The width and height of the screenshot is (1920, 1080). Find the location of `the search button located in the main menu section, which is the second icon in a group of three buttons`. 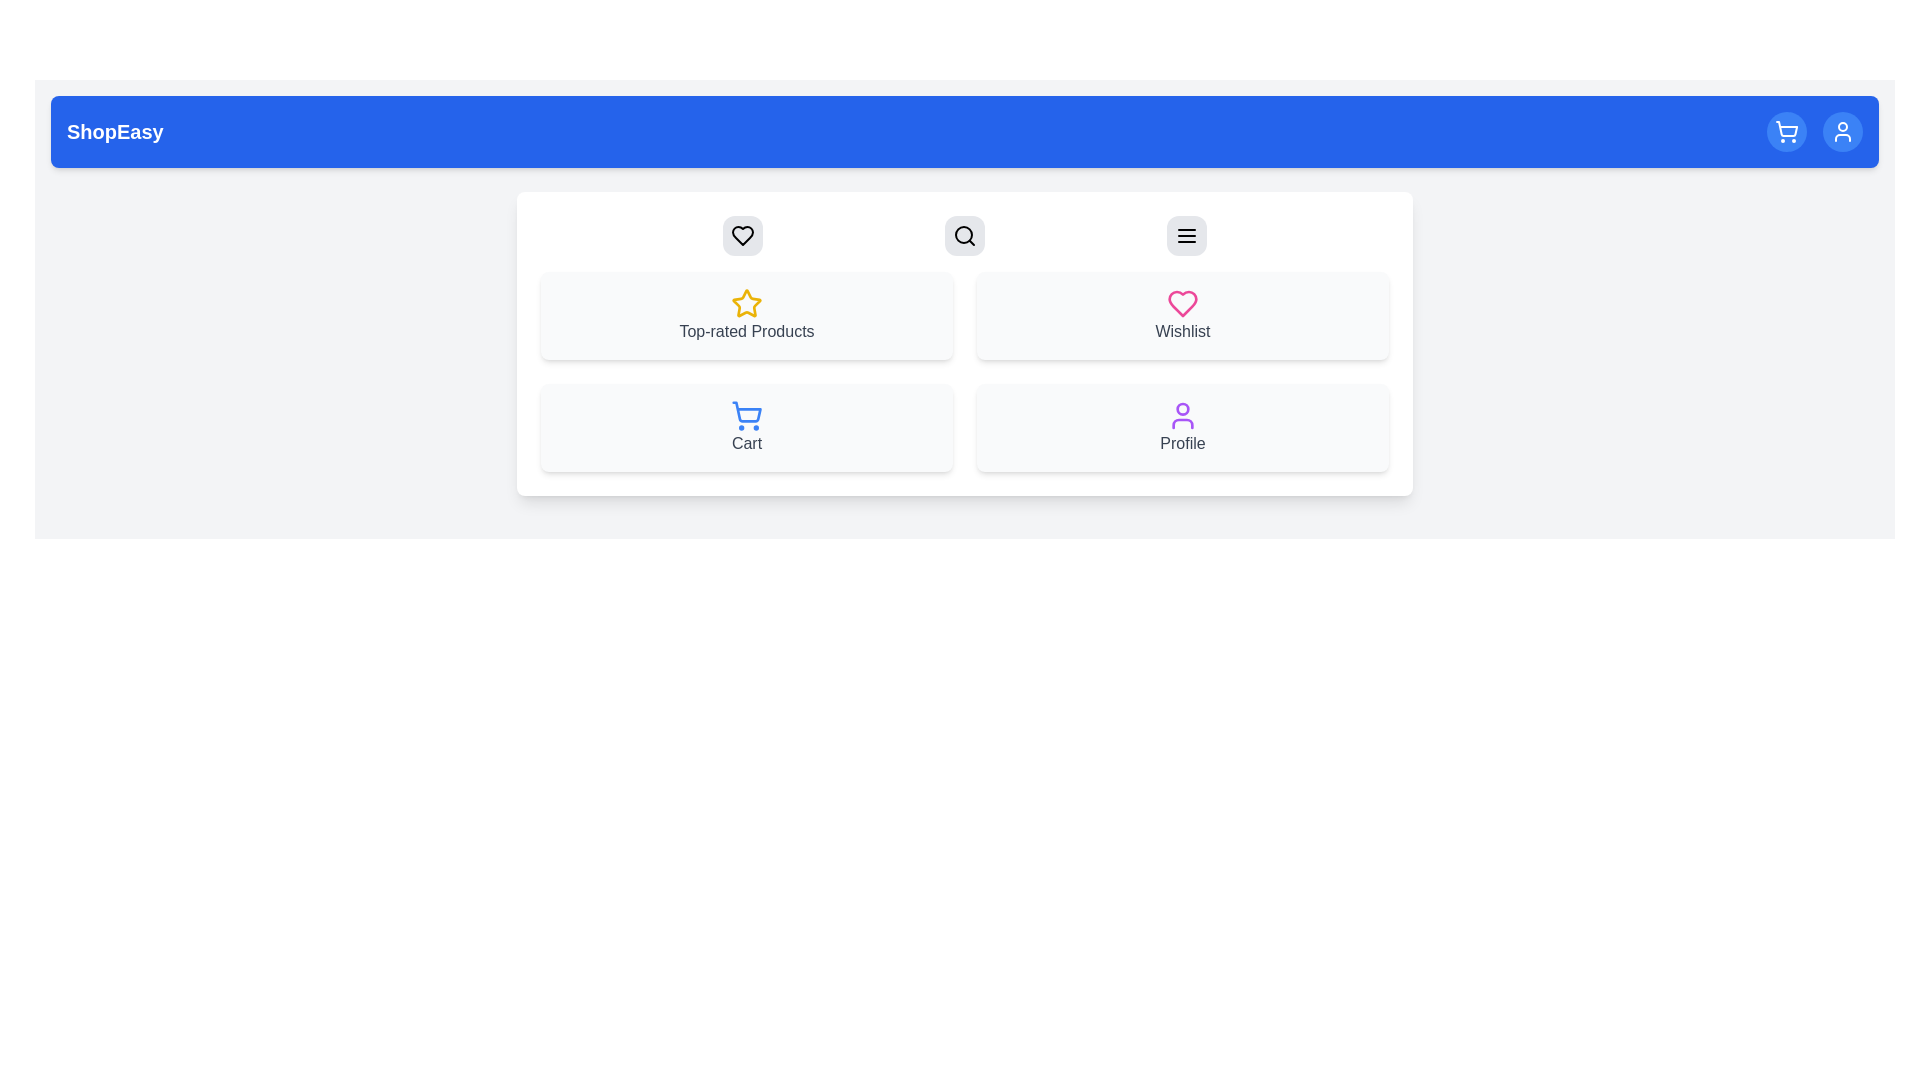

the search button located in the main menu section, which is the second icon in a group of three buttons is located at coordinates (964, 234).